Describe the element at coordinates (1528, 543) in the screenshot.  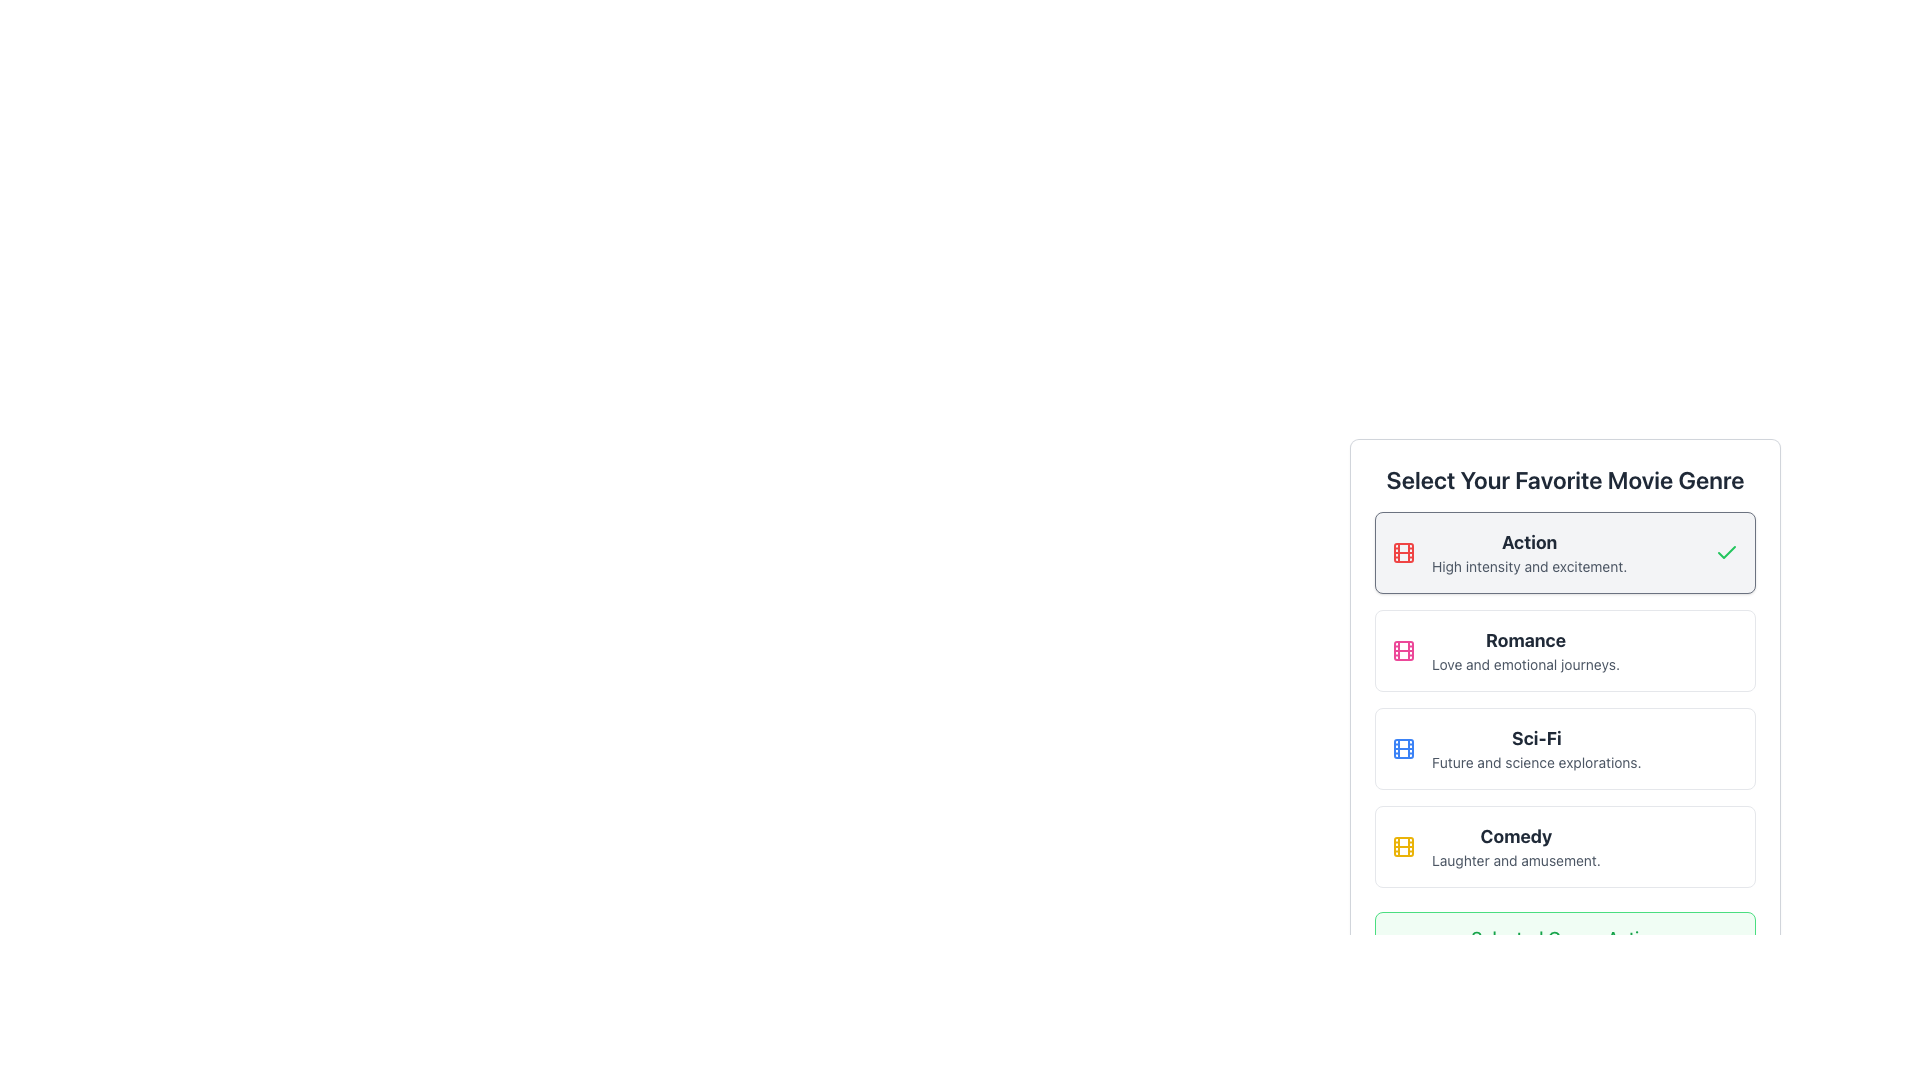
I see `the bold 'Action' text label located at the top of the card-like section with the subtitle 'High intensity and excitement.'` at that location.